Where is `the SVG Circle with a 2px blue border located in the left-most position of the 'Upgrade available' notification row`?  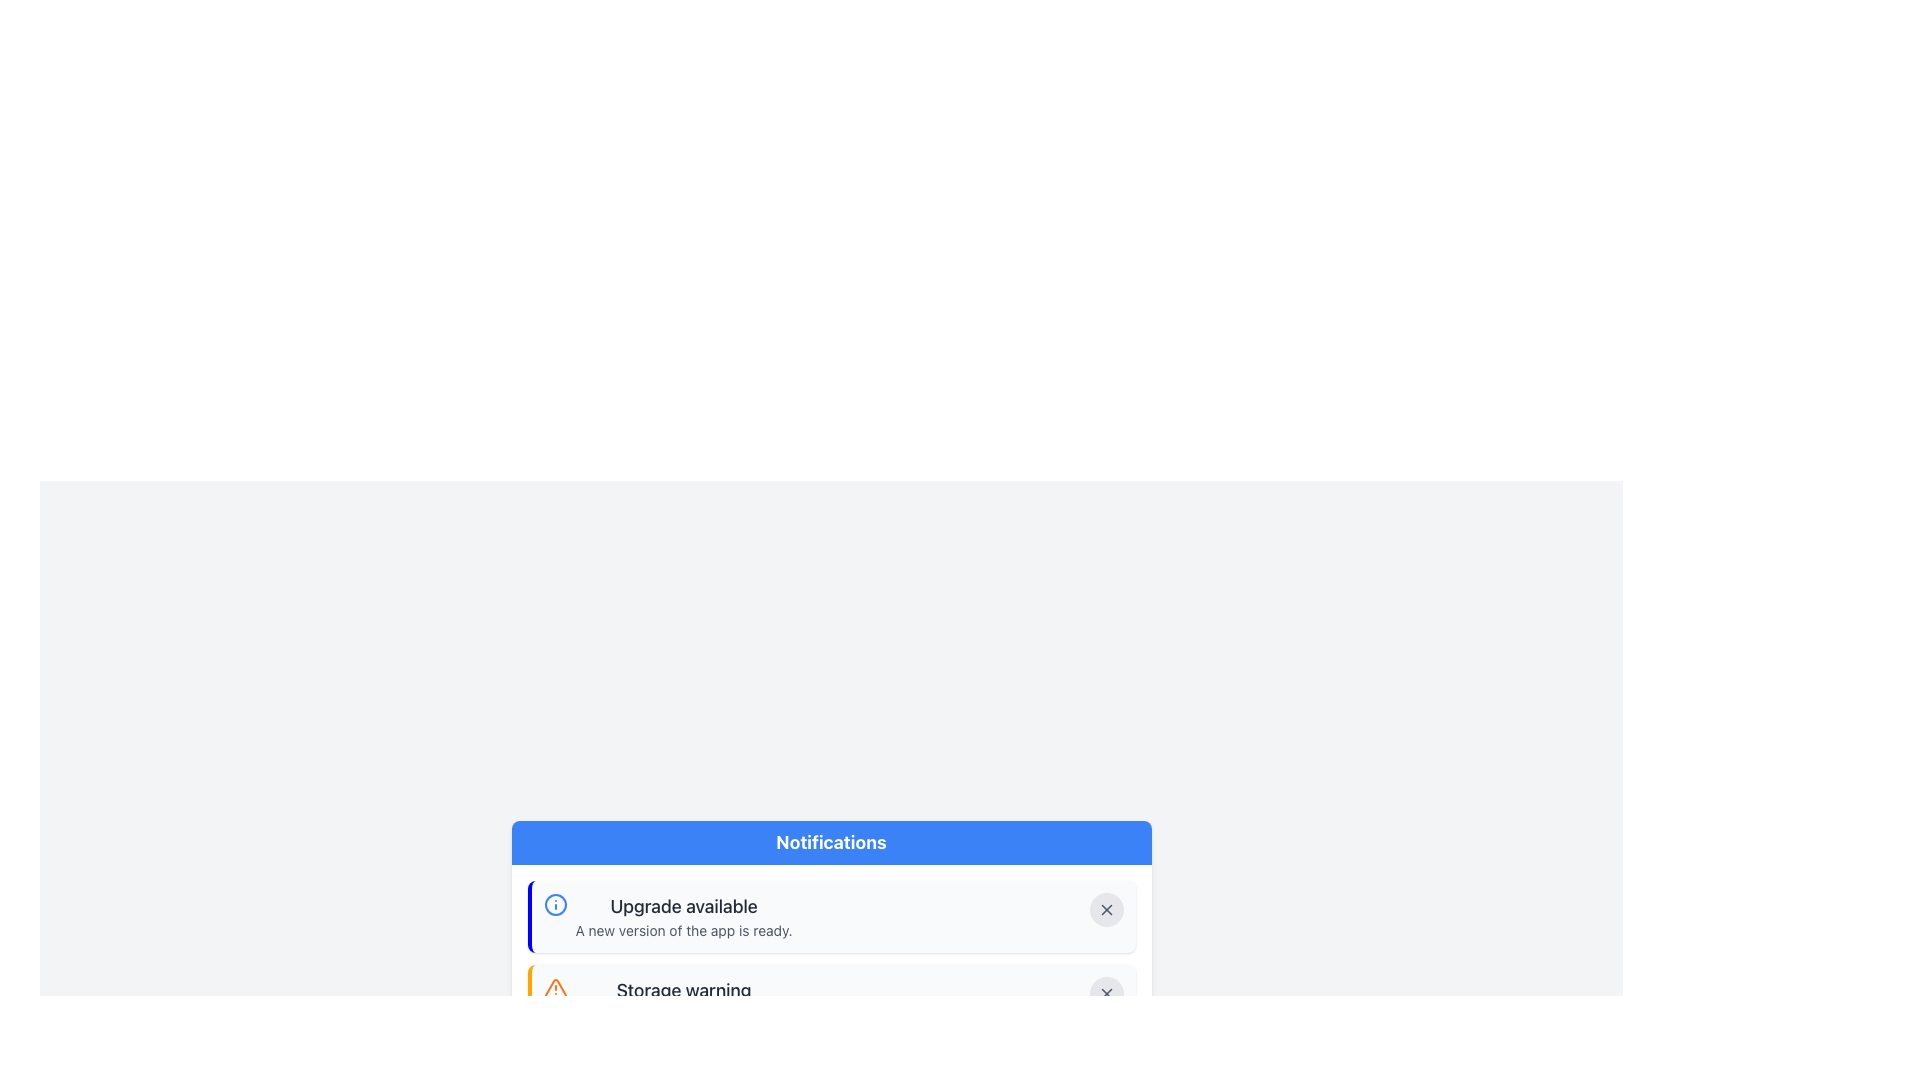 the SVG Circle with a 2px blue border located in the left-most position of the 'Upgrade available' notification row is located at coordinates (555, 905).